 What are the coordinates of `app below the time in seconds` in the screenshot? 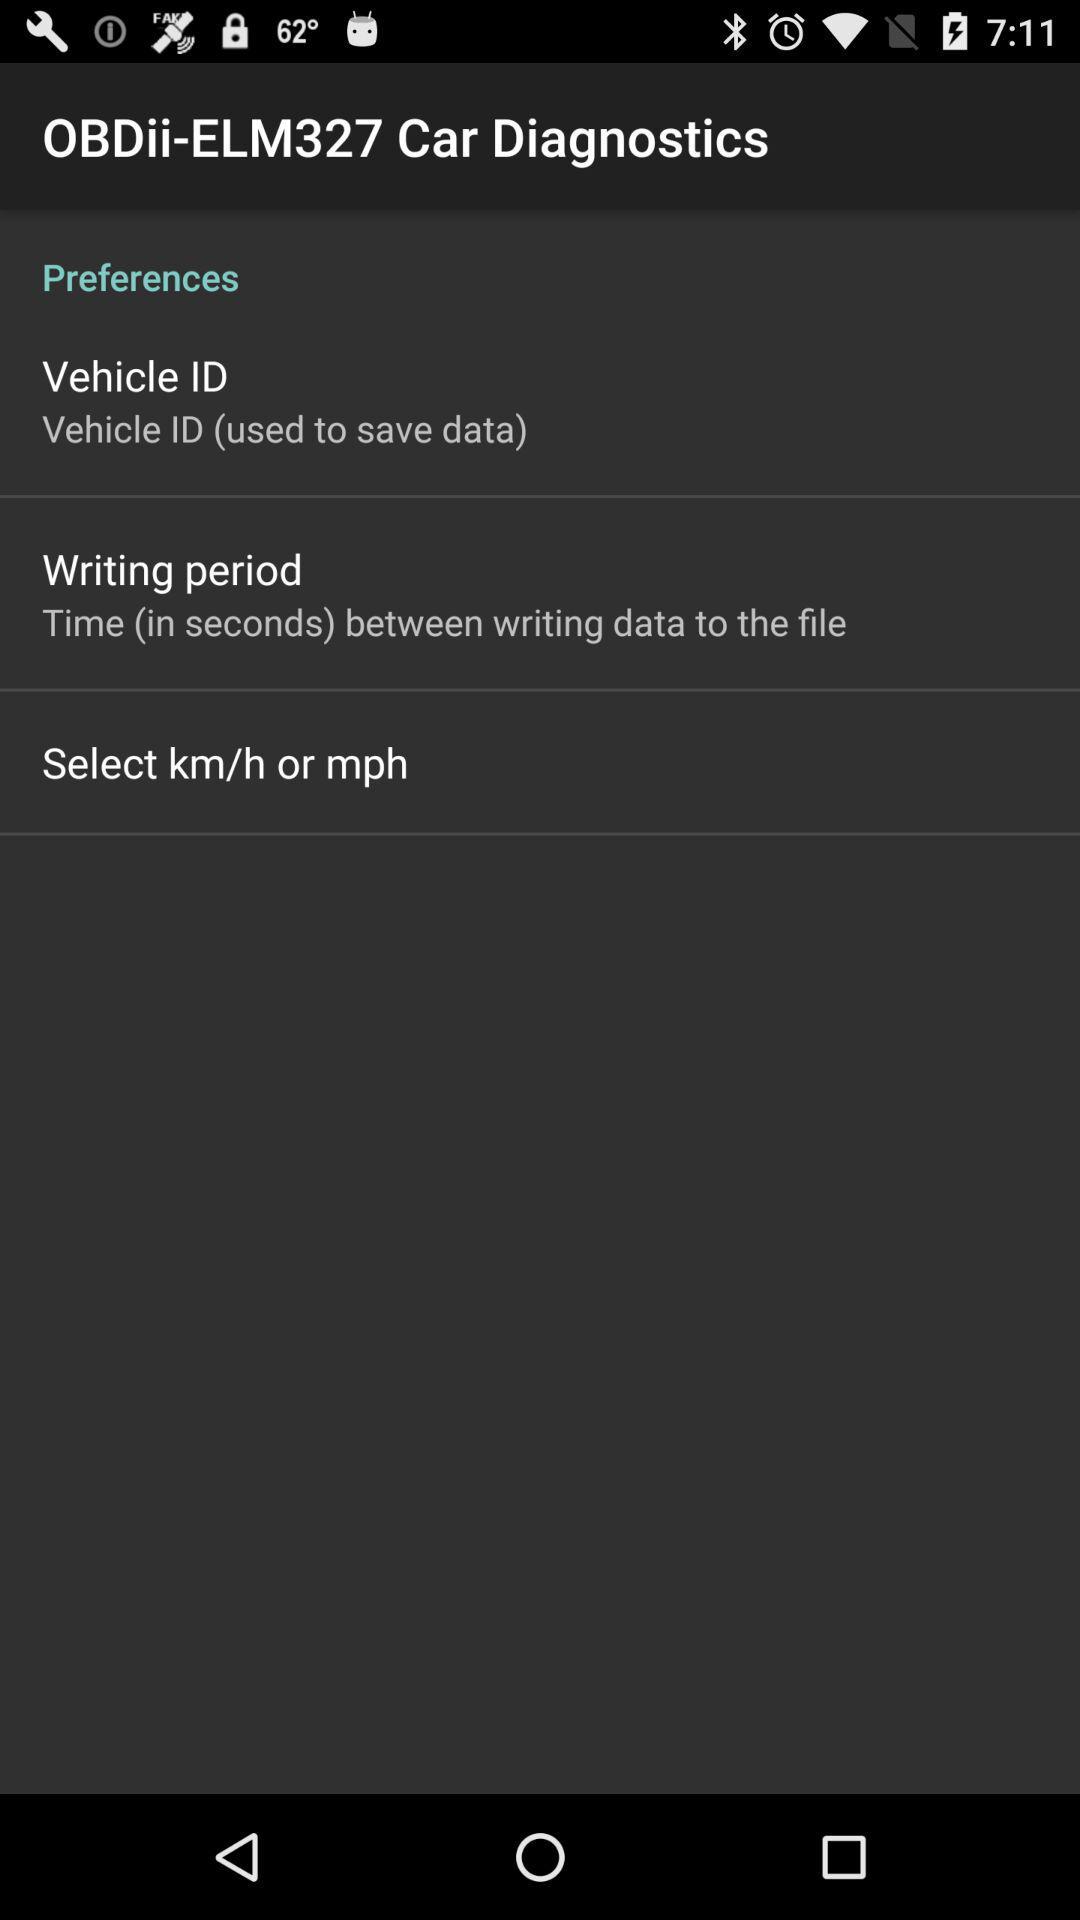 It's located at (225, 761).